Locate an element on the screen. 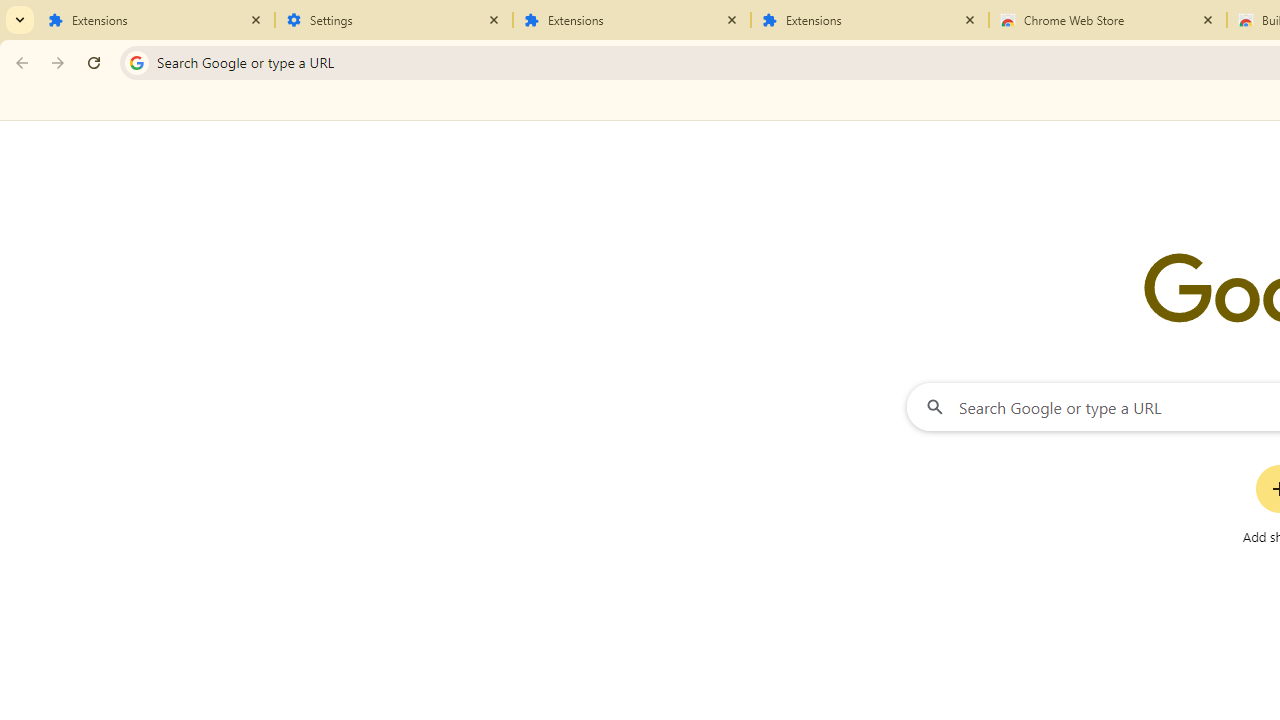  'Back' is located at coordinates (19, 61).